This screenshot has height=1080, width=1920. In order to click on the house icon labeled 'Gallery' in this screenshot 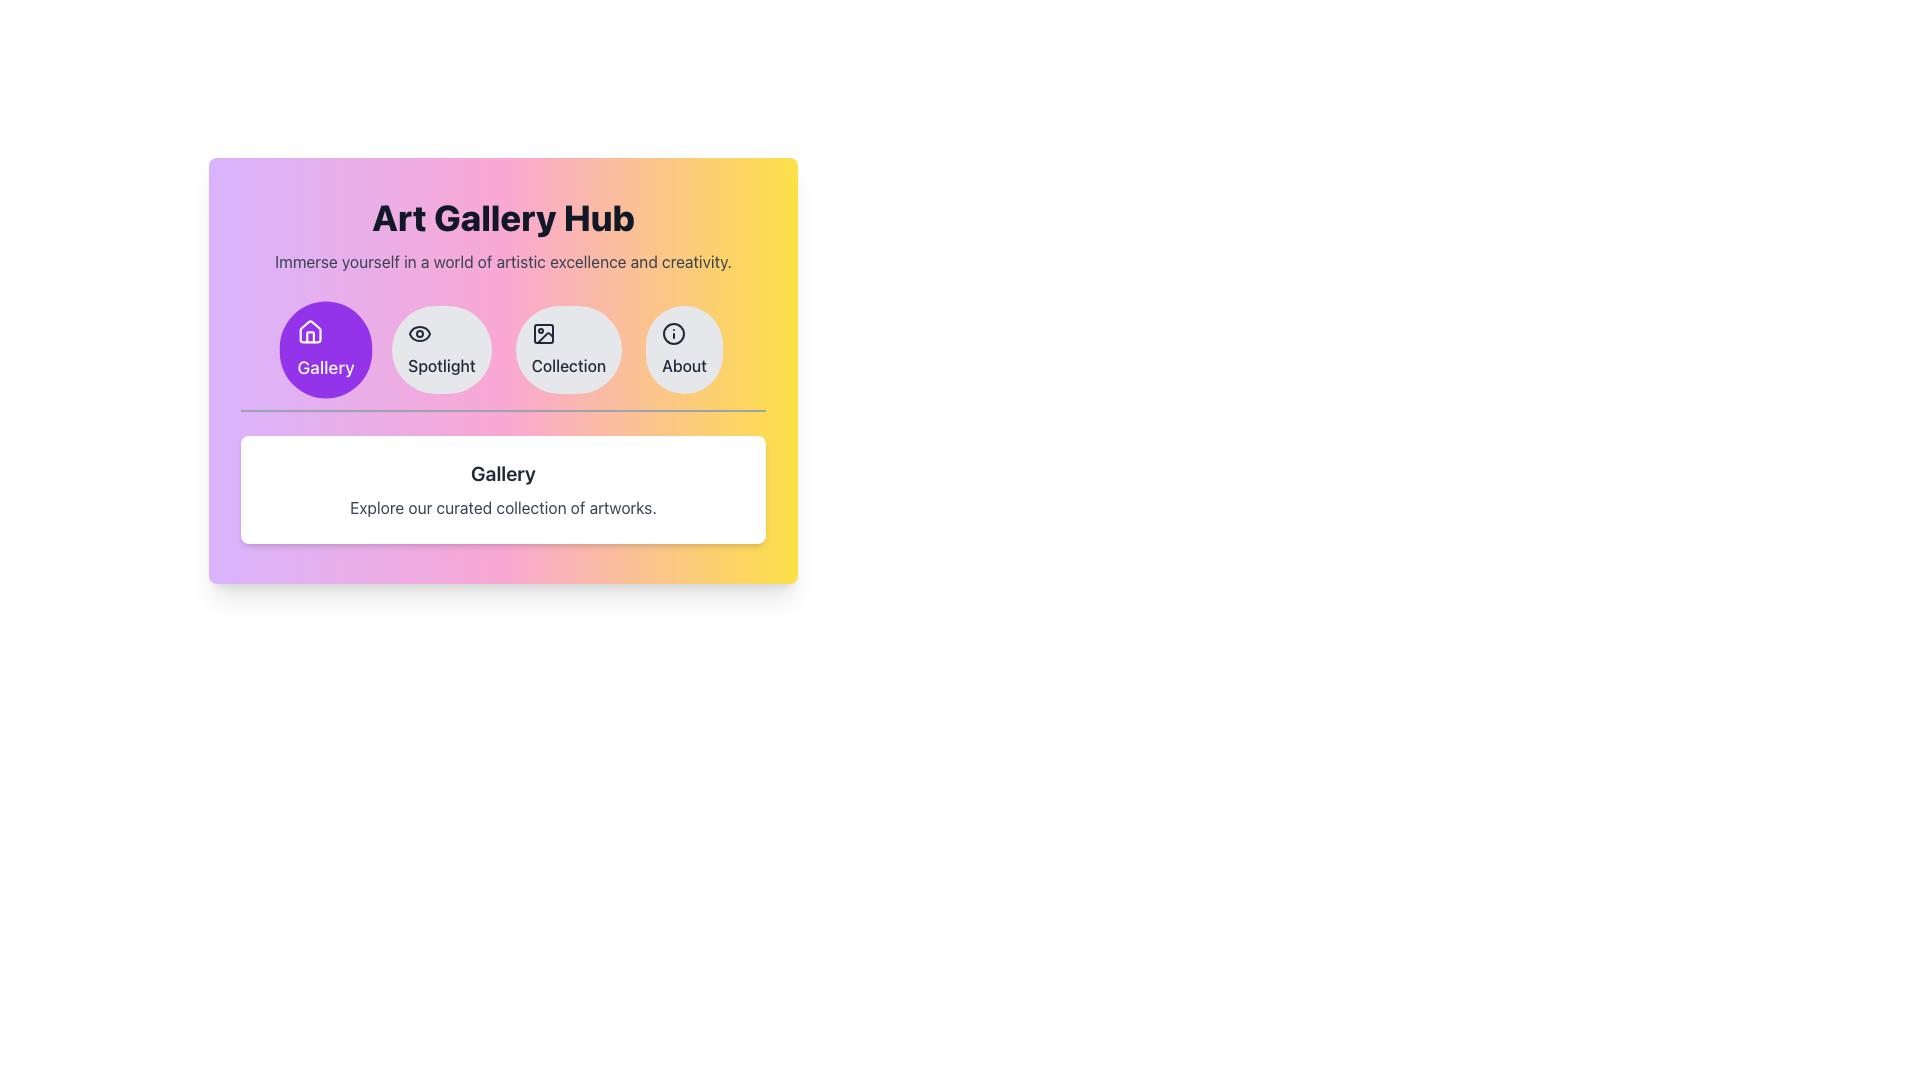, I will do `click(309, 330)`.